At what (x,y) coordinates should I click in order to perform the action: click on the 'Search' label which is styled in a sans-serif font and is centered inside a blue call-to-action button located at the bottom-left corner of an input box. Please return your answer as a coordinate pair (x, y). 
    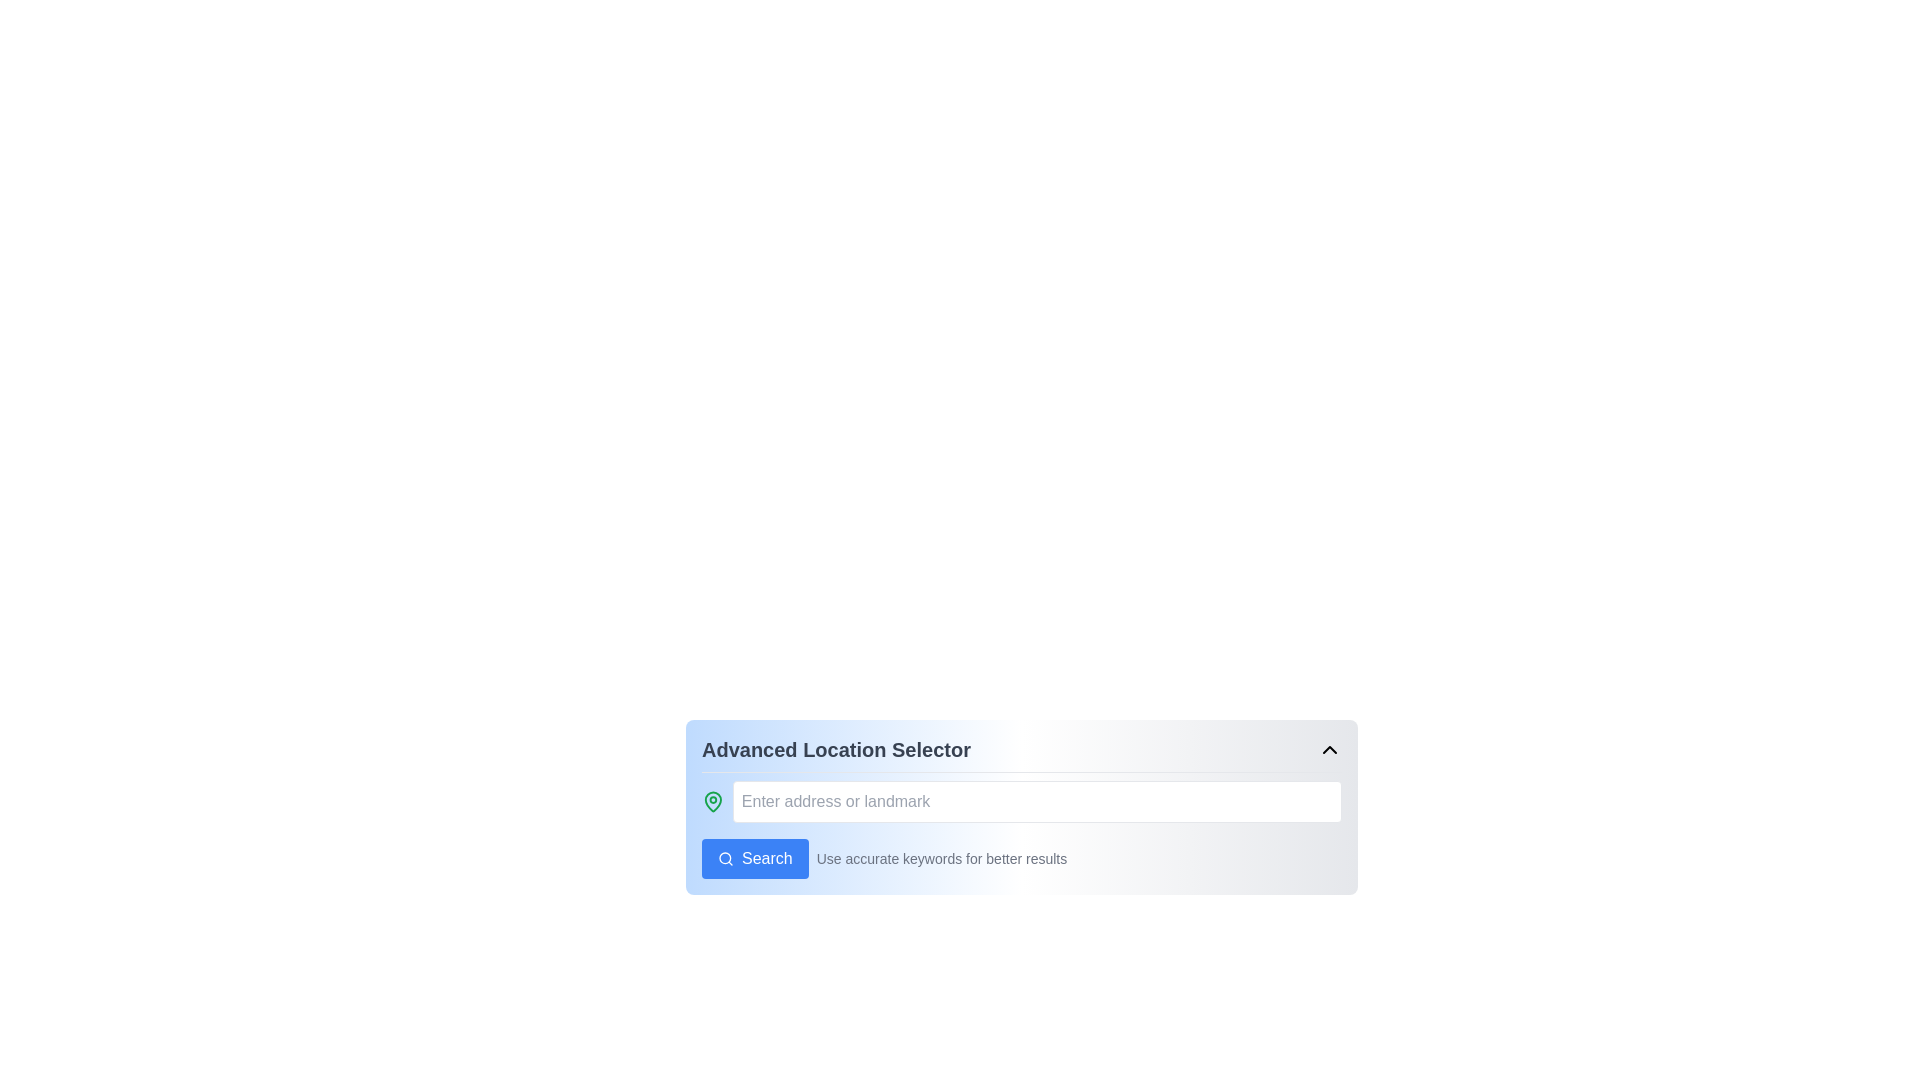
    Looking at the image, I should click on (766, 858).